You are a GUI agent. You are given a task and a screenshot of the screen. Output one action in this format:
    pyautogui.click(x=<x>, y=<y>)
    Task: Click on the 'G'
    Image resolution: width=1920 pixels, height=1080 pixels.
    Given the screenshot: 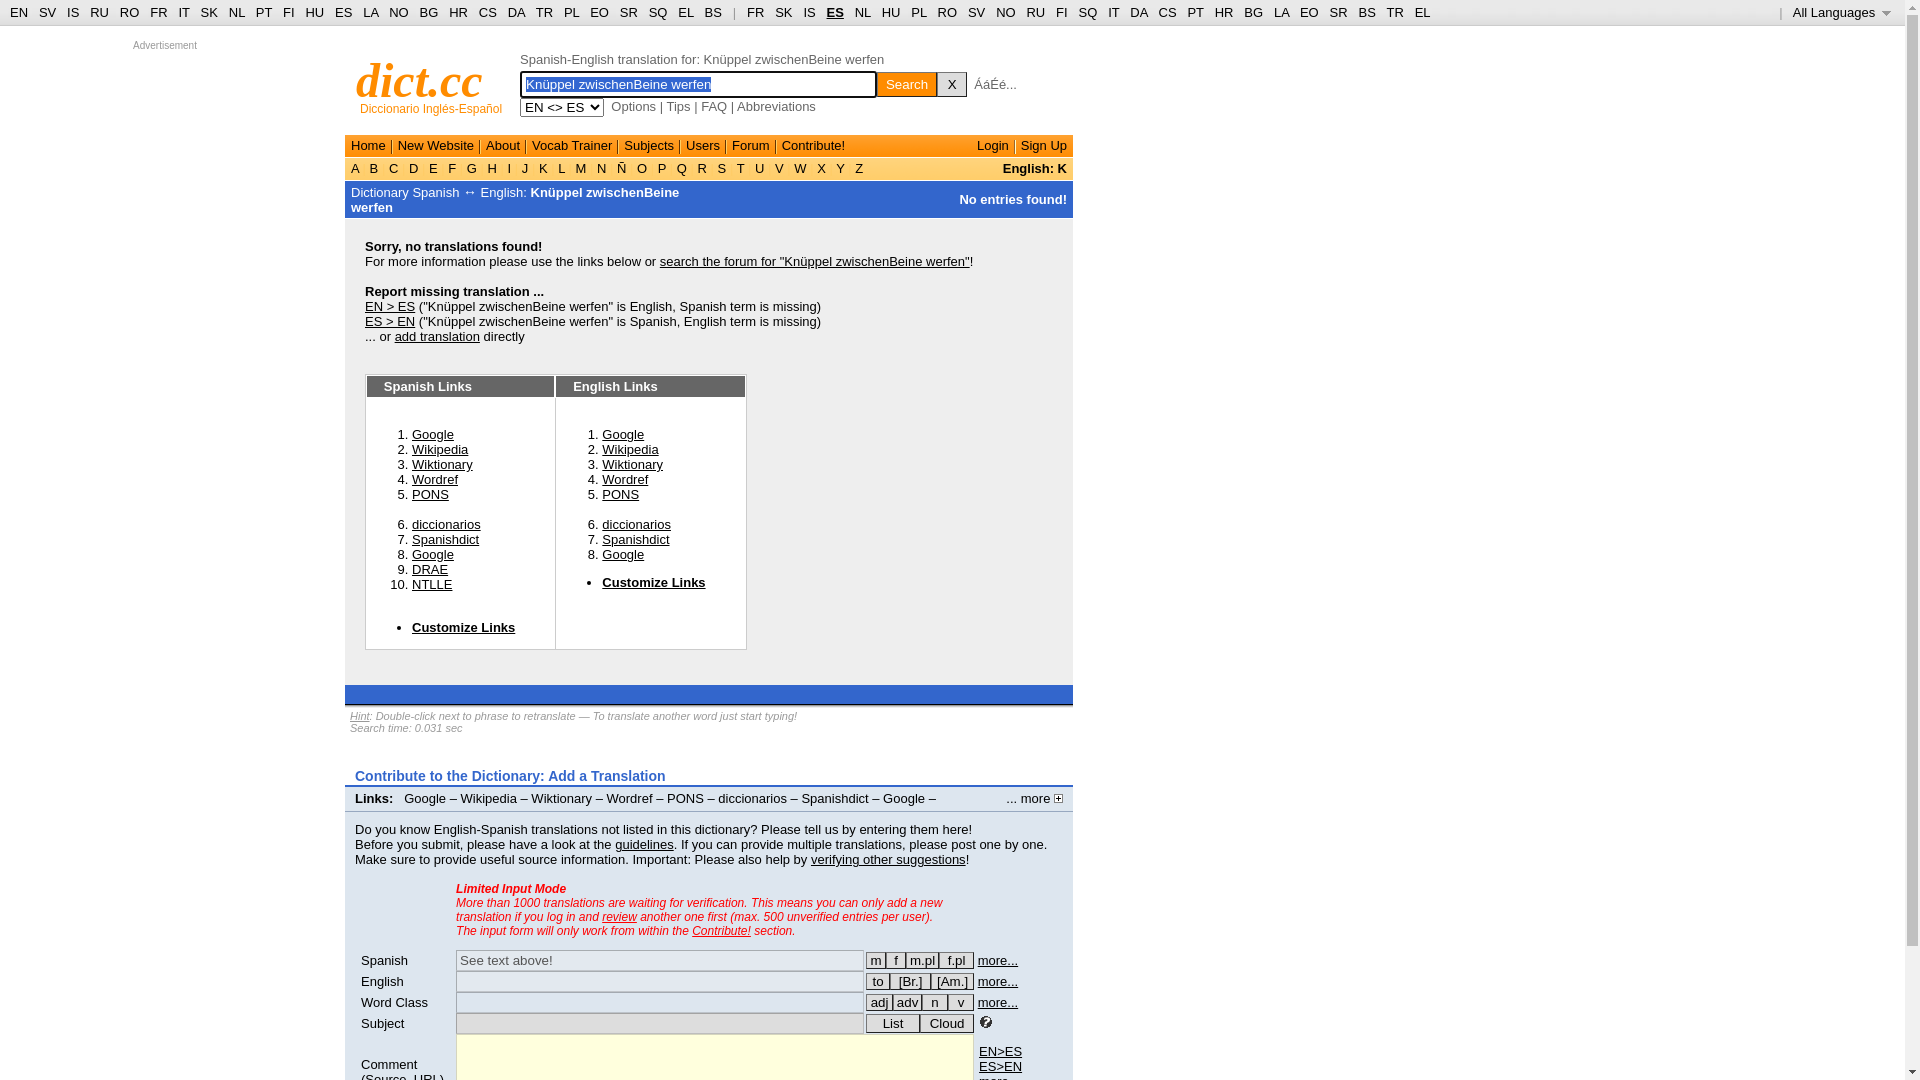 What is the action you would take?
    pyautogui.click(x=470, y=167)
    